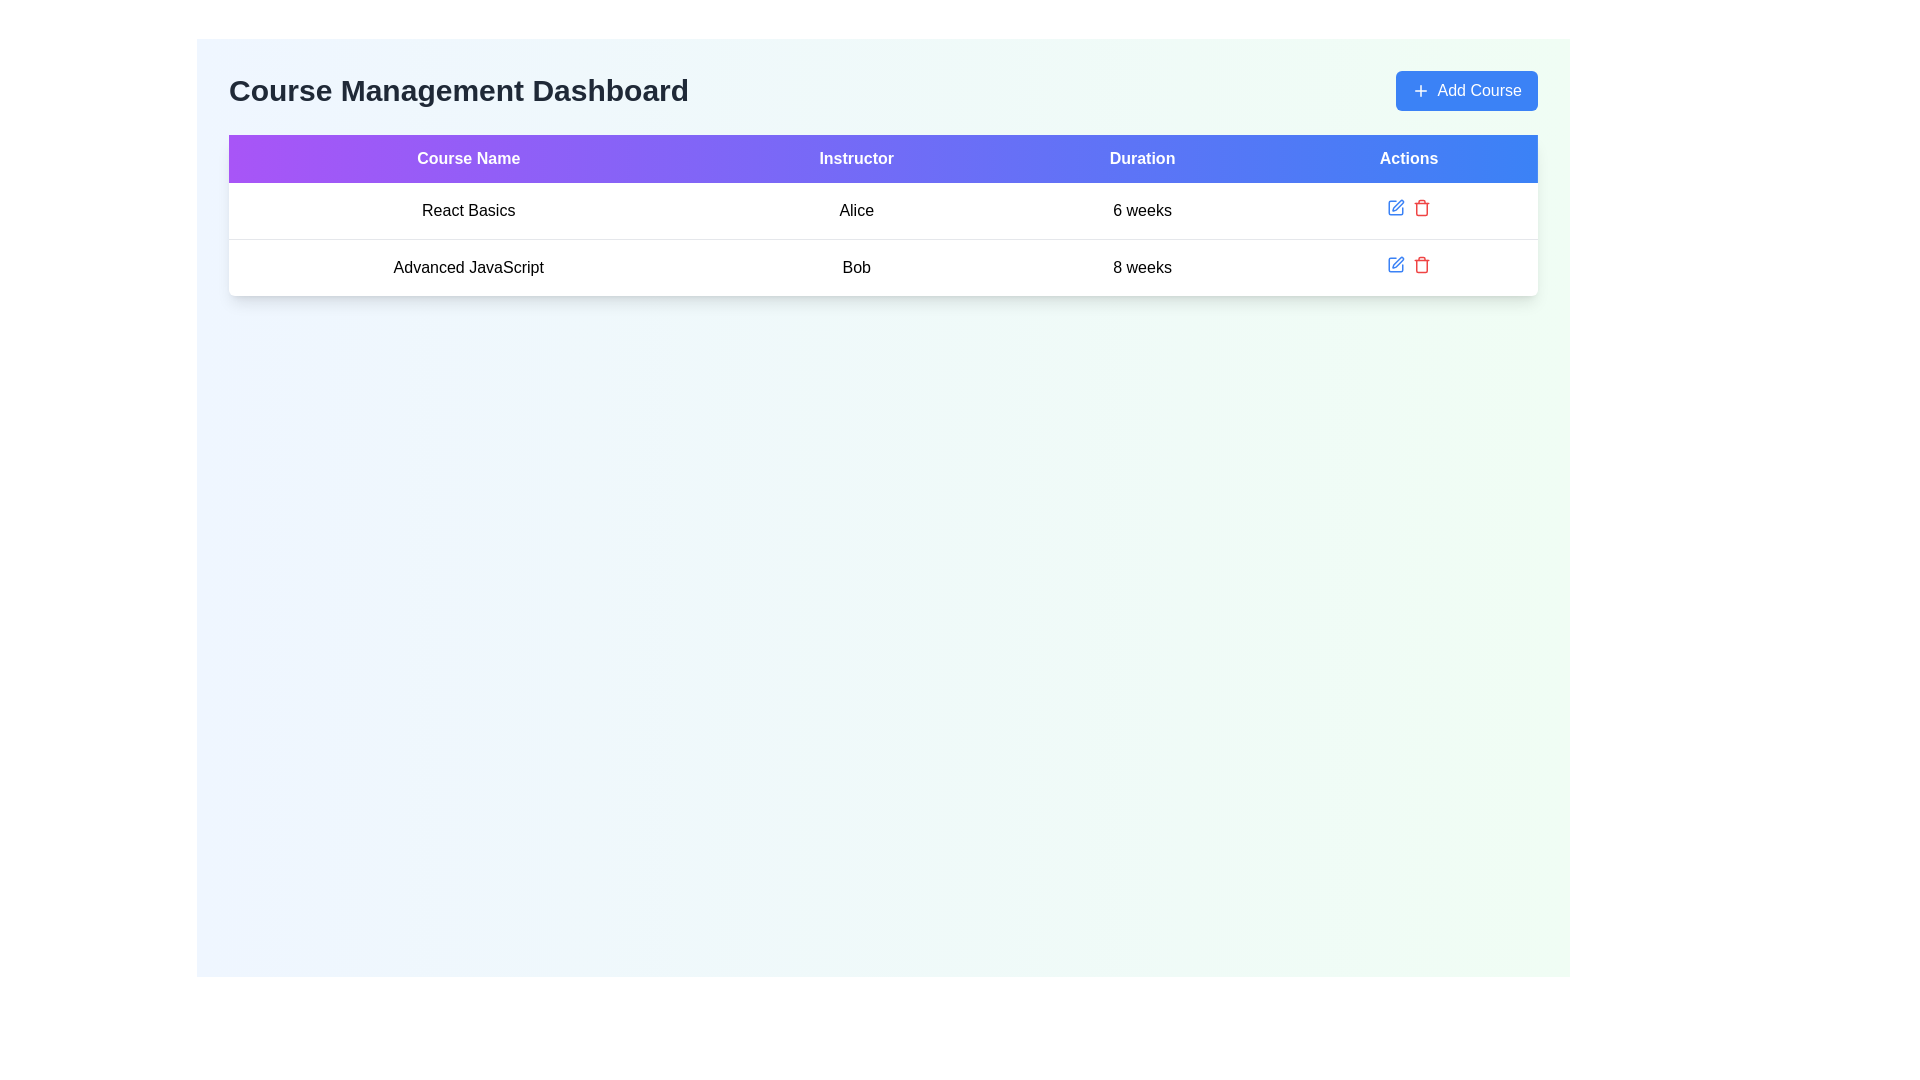  I want to click on the static text label showing the instructor's name 'Alice' in the first data row of the table under the 'Instructor' column, so click(856, 211).